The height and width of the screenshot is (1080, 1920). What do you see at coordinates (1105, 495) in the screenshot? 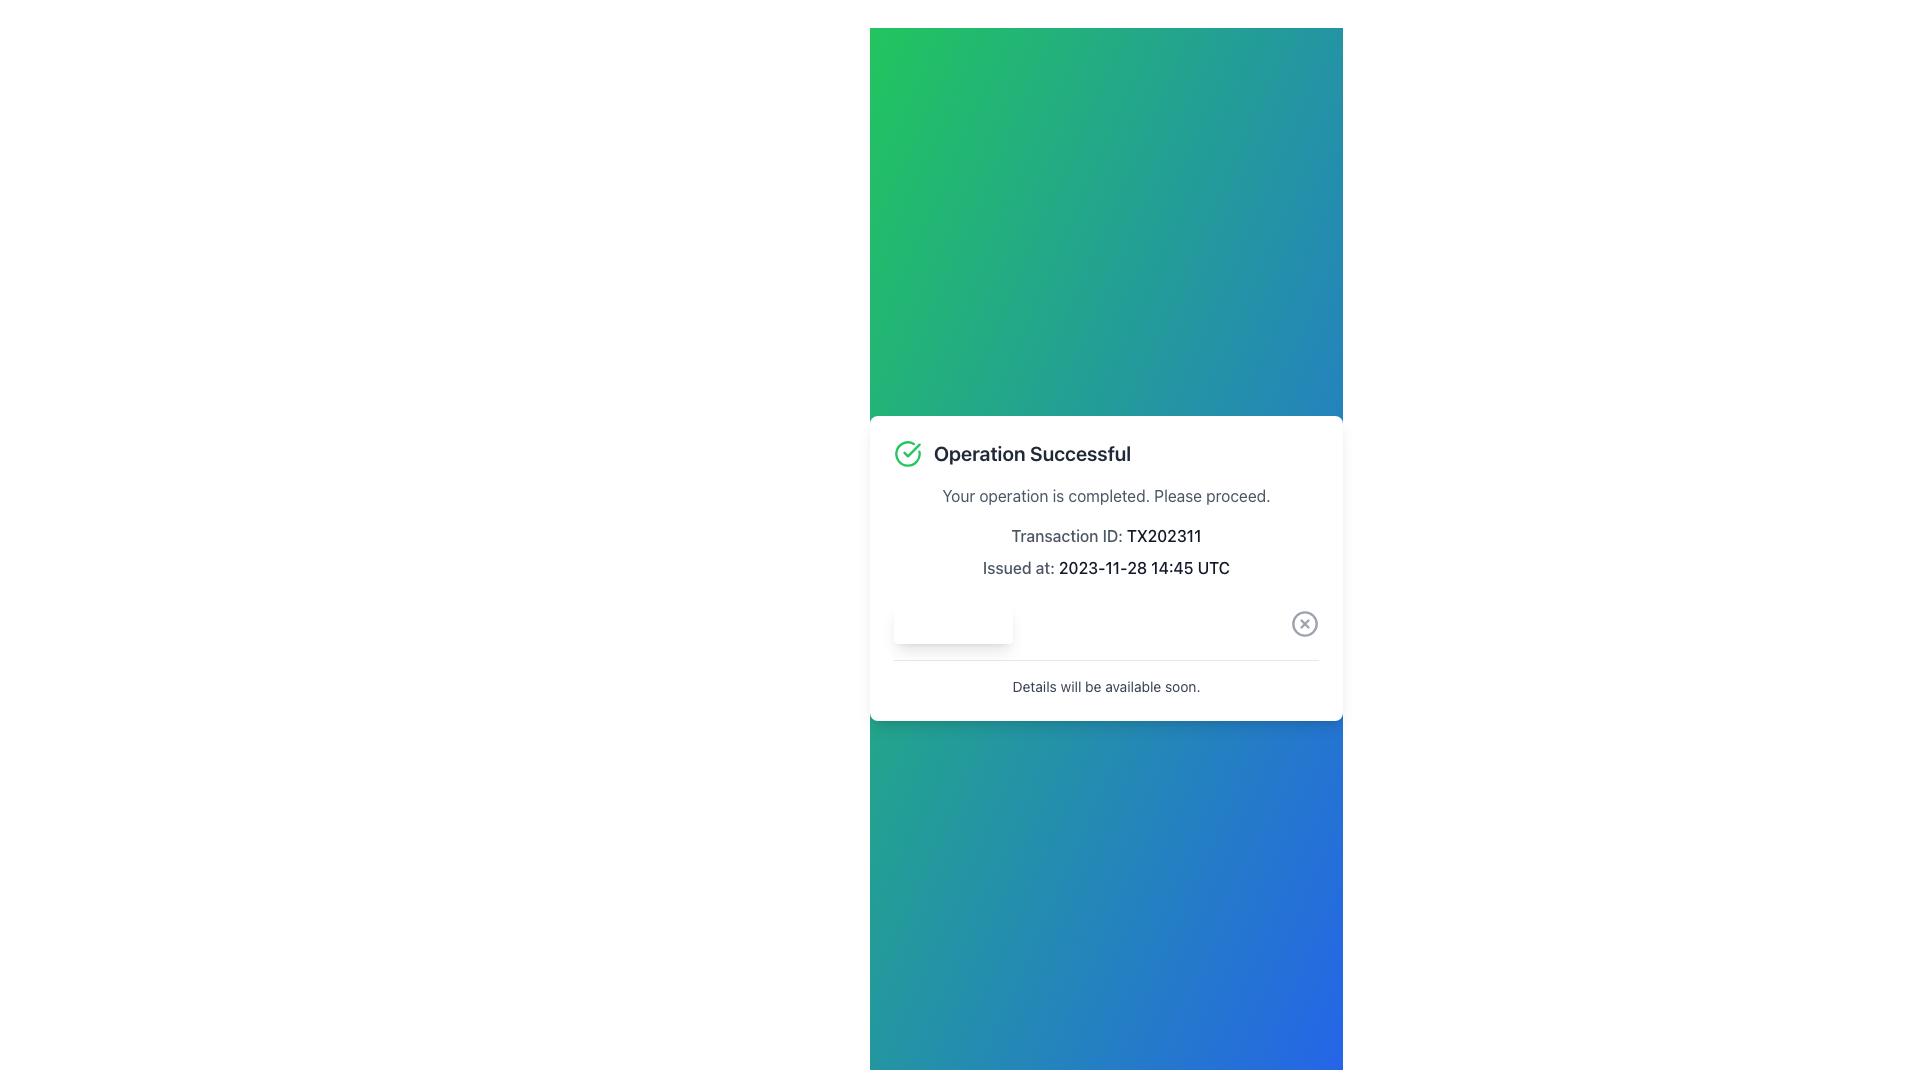
I see `confirmation message text label that indicates successful operation completion, located in the second row of text within the panel titled 'Operation Successful'` at bounding box center [1105, 495].